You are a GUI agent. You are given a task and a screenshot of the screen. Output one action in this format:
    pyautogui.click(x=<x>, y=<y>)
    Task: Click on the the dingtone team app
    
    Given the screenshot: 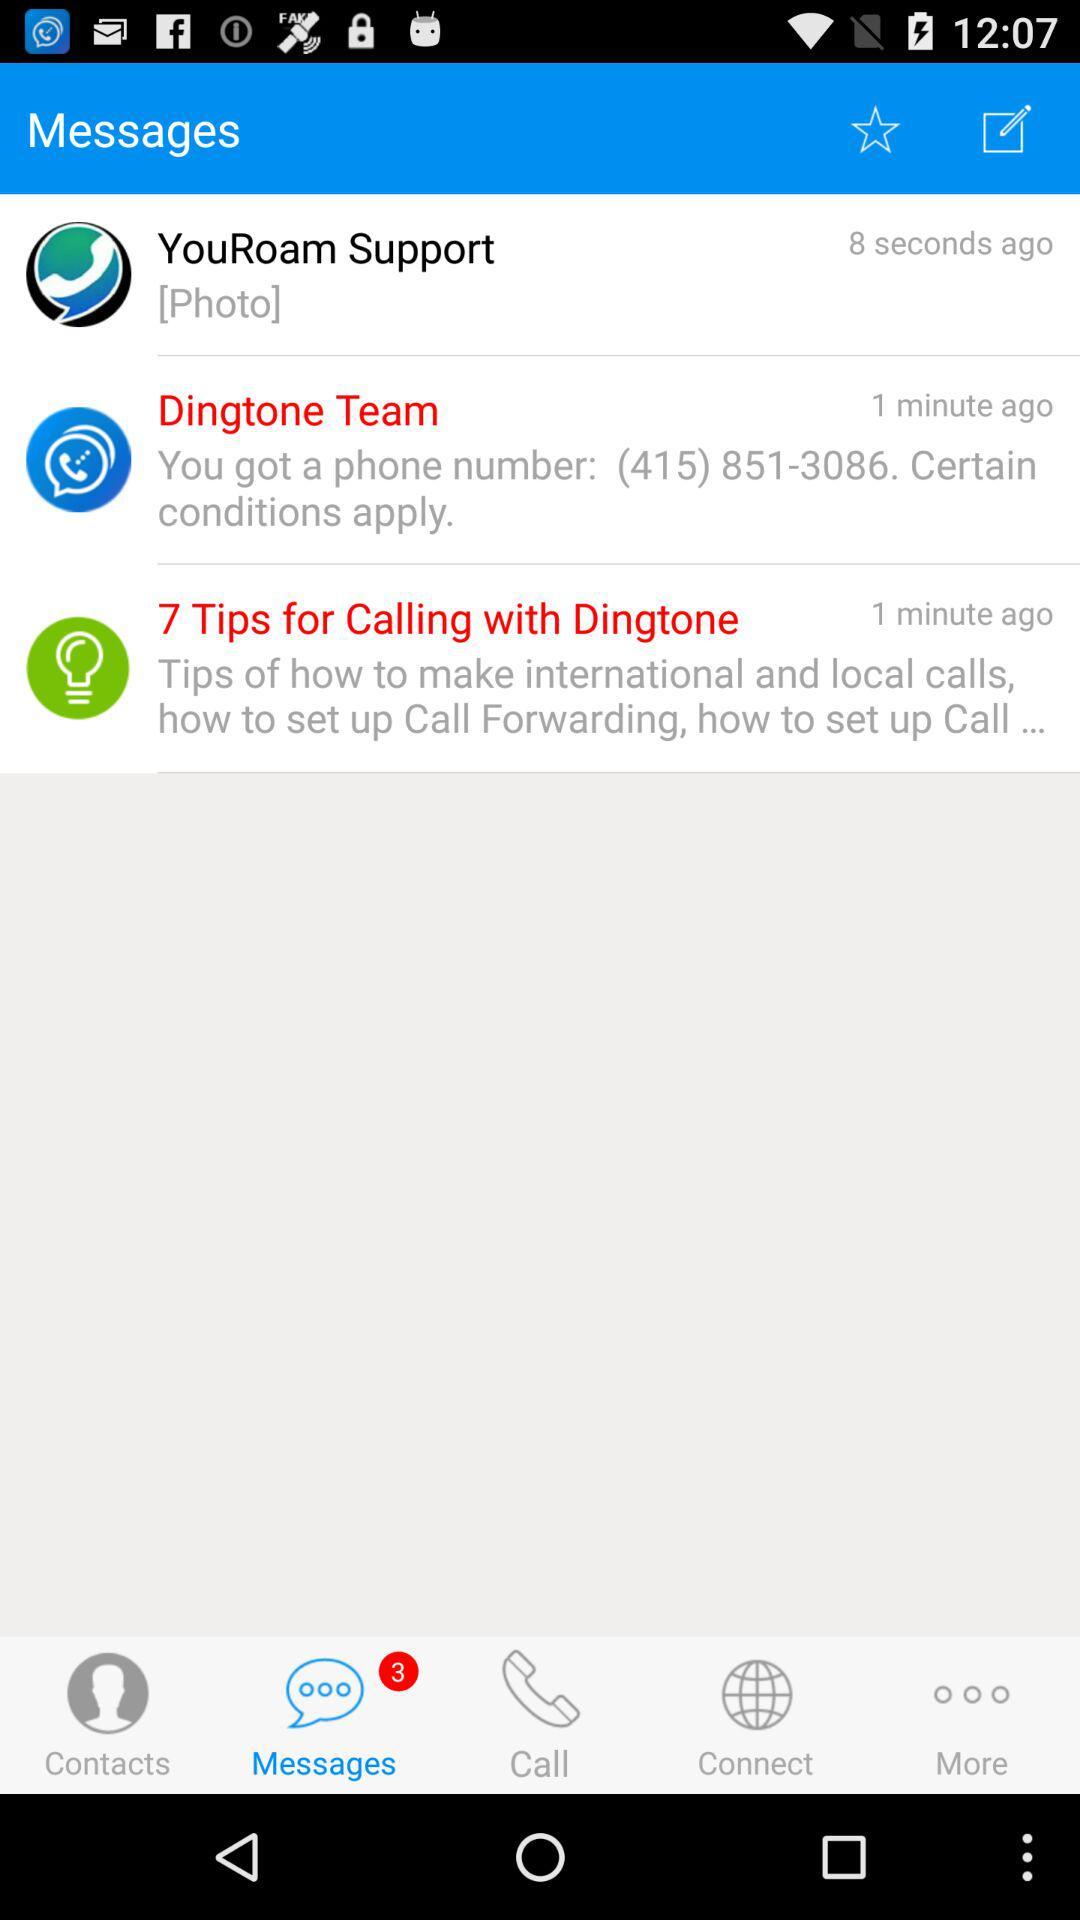 What is the action you would take?
    pyautogui.click(x=298, y=408)
    